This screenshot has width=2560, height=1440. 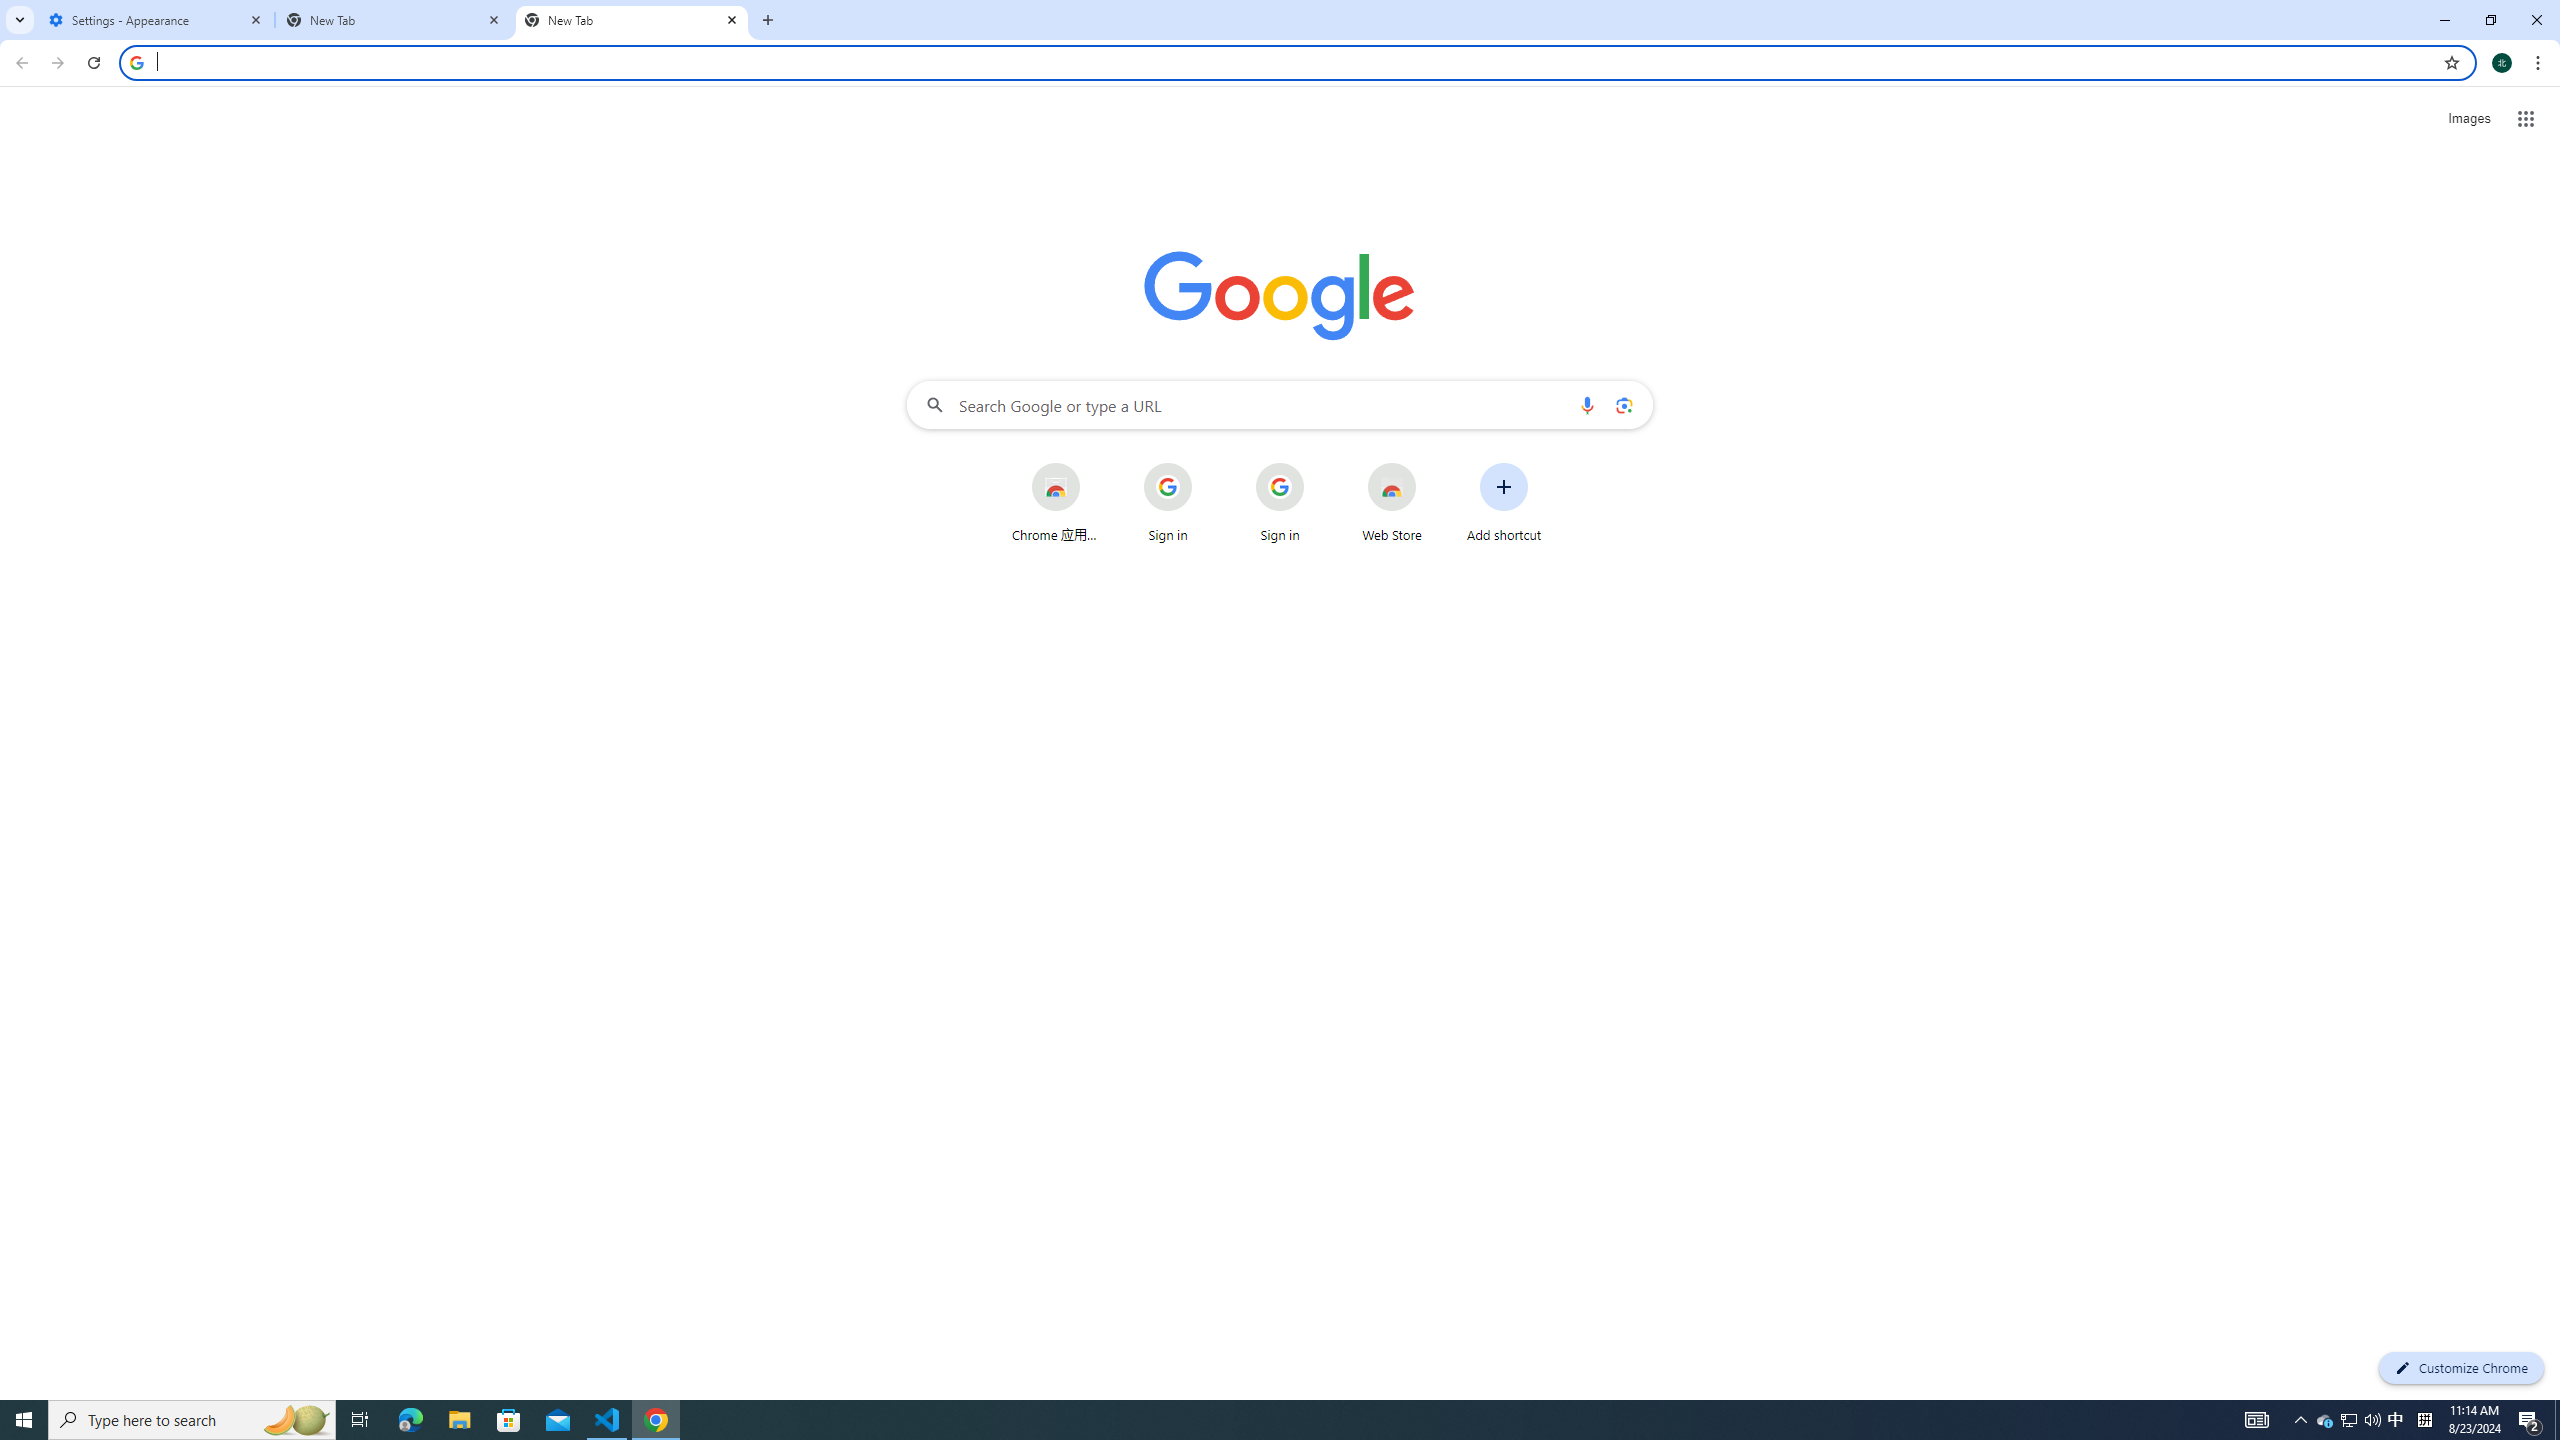 What do you see at coordinates (155, 19) in the screenshot?
I see `'Settings - Appearance'` at bounding box center [155, 19].